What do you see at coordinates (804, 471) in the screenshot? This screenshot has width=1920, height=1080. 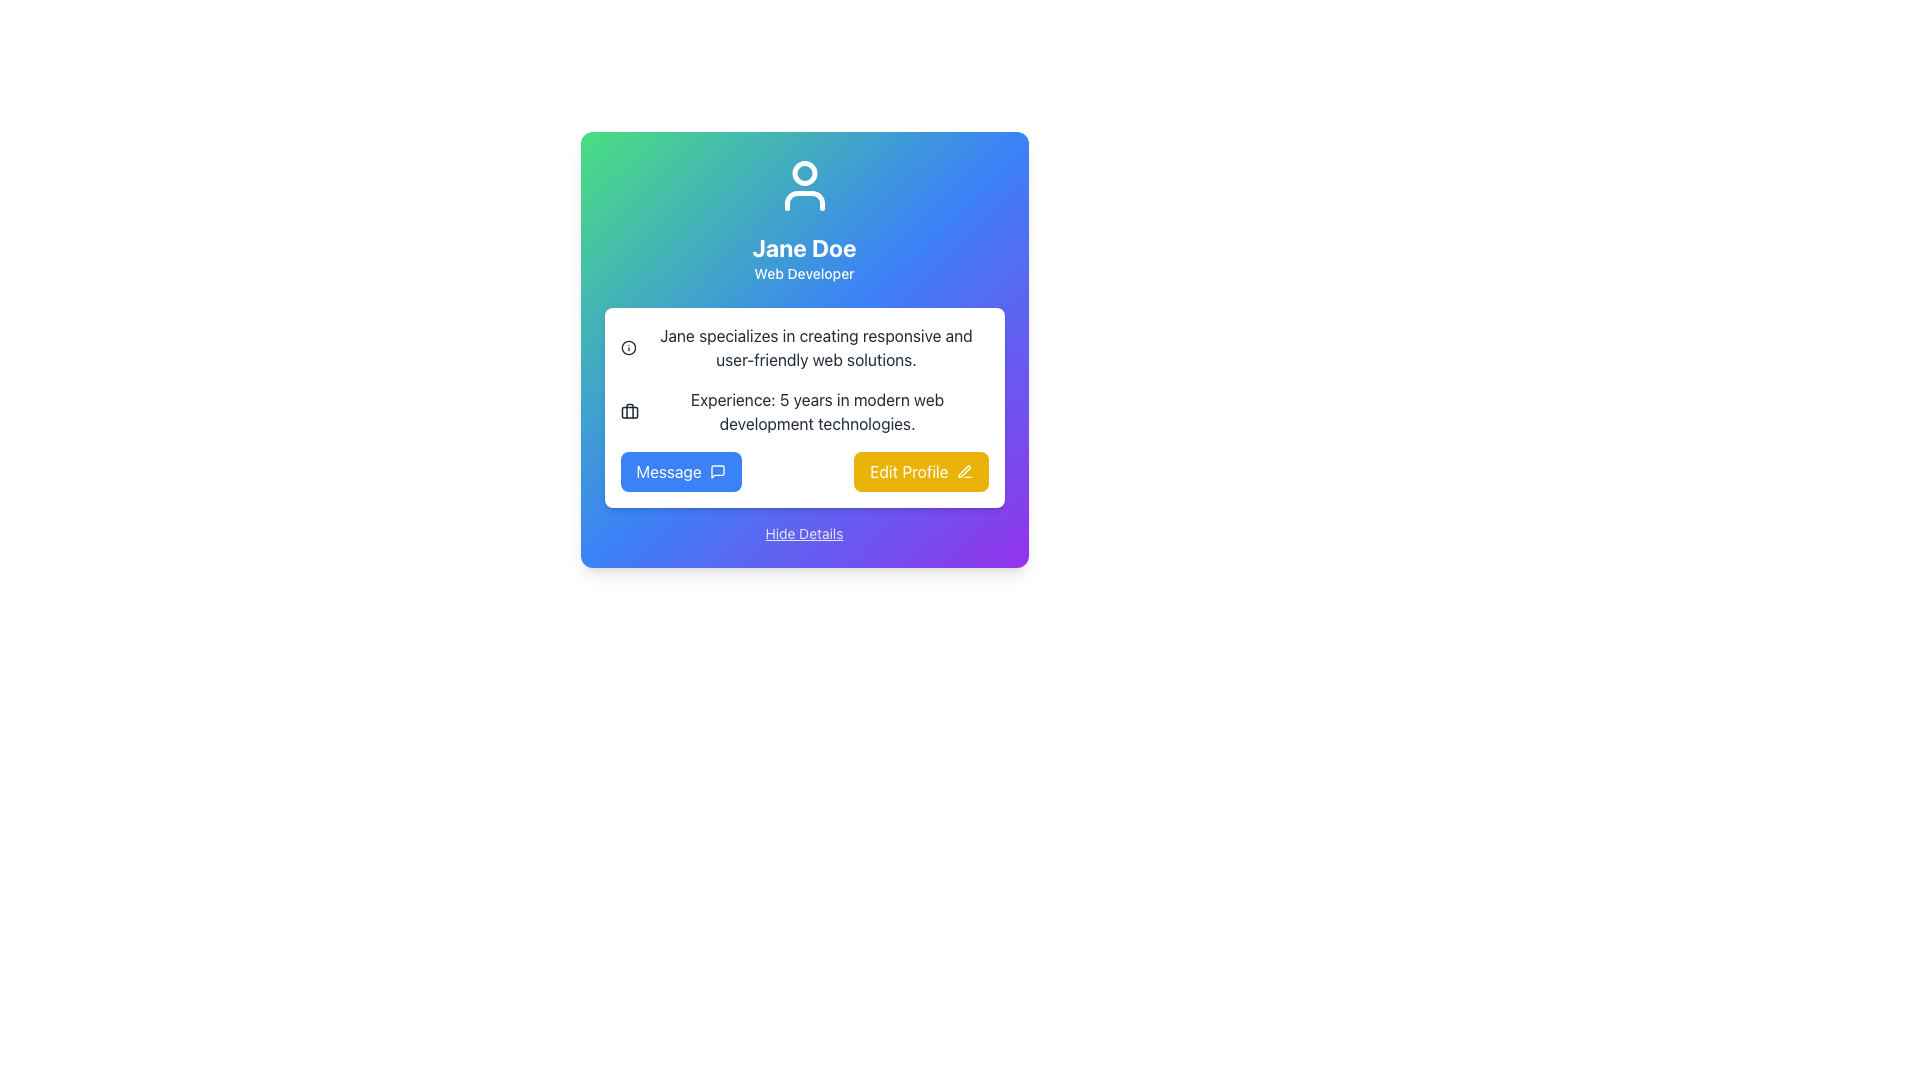 I see `the 'Edit Profile' button located at the bottom of the white card containing job experience details to modify the profile` at bounding box center [804, 471].